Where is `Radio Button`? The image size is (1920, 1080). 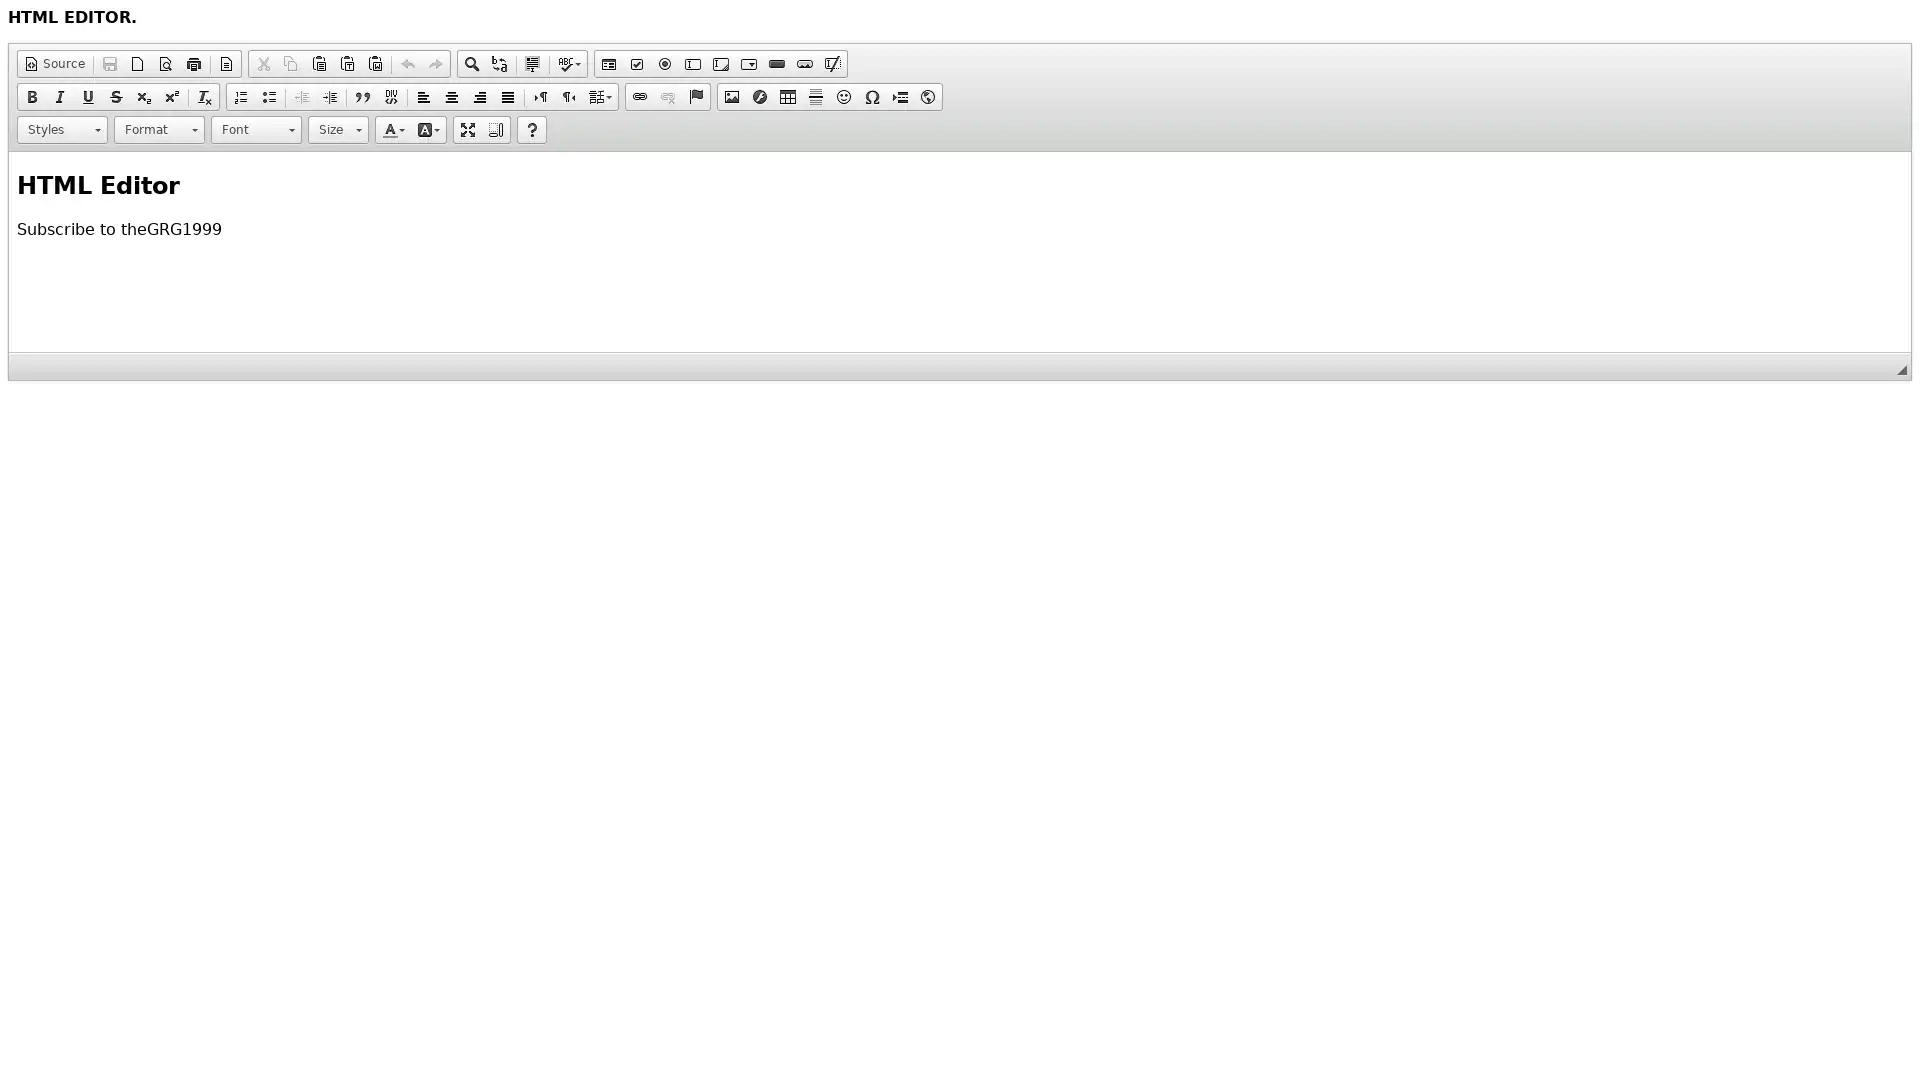
Radio Button is located at coordinates (665, 63).